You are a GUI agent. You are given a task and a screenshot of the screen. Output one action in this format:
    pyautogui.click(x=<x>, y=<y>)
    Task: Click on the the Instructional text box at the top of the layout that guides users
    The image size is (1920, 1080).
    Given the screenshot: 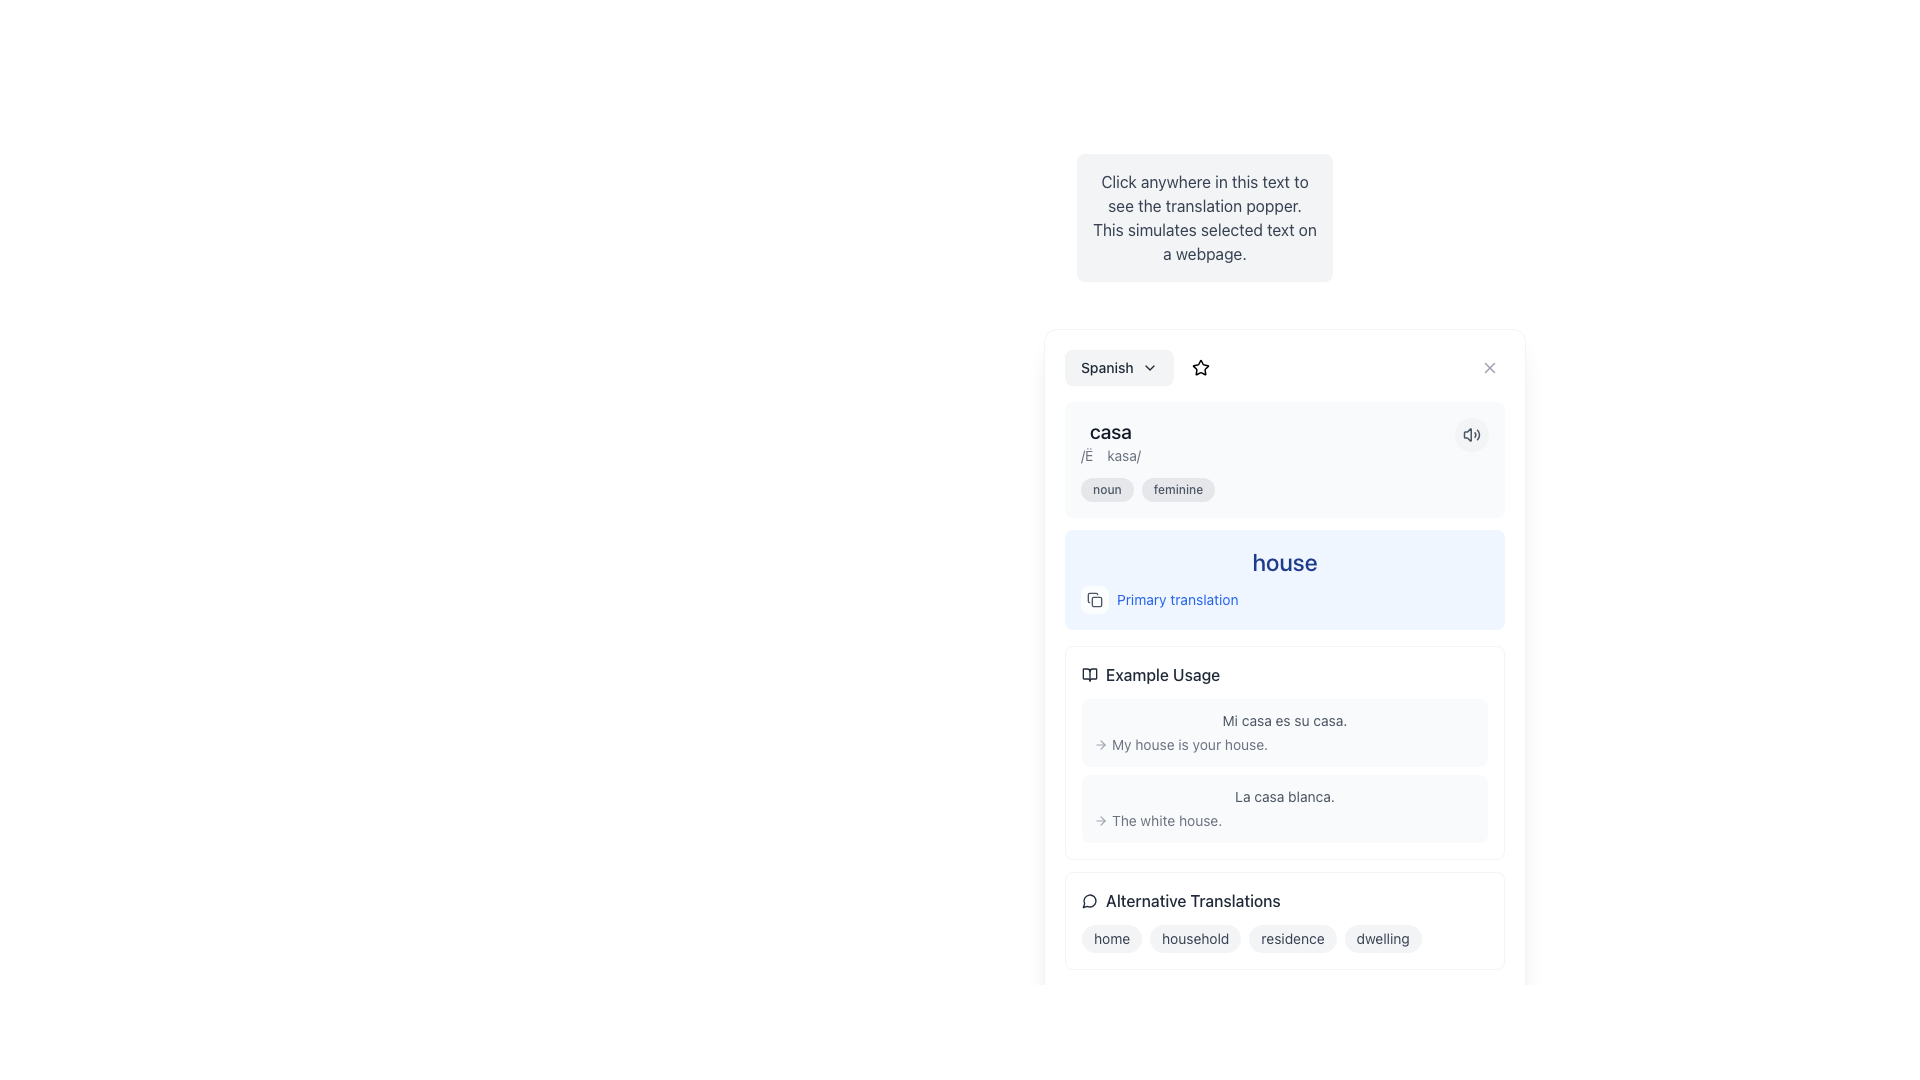 What is the action you would take?
    pyautogui.click(x=1291, y=218)
    